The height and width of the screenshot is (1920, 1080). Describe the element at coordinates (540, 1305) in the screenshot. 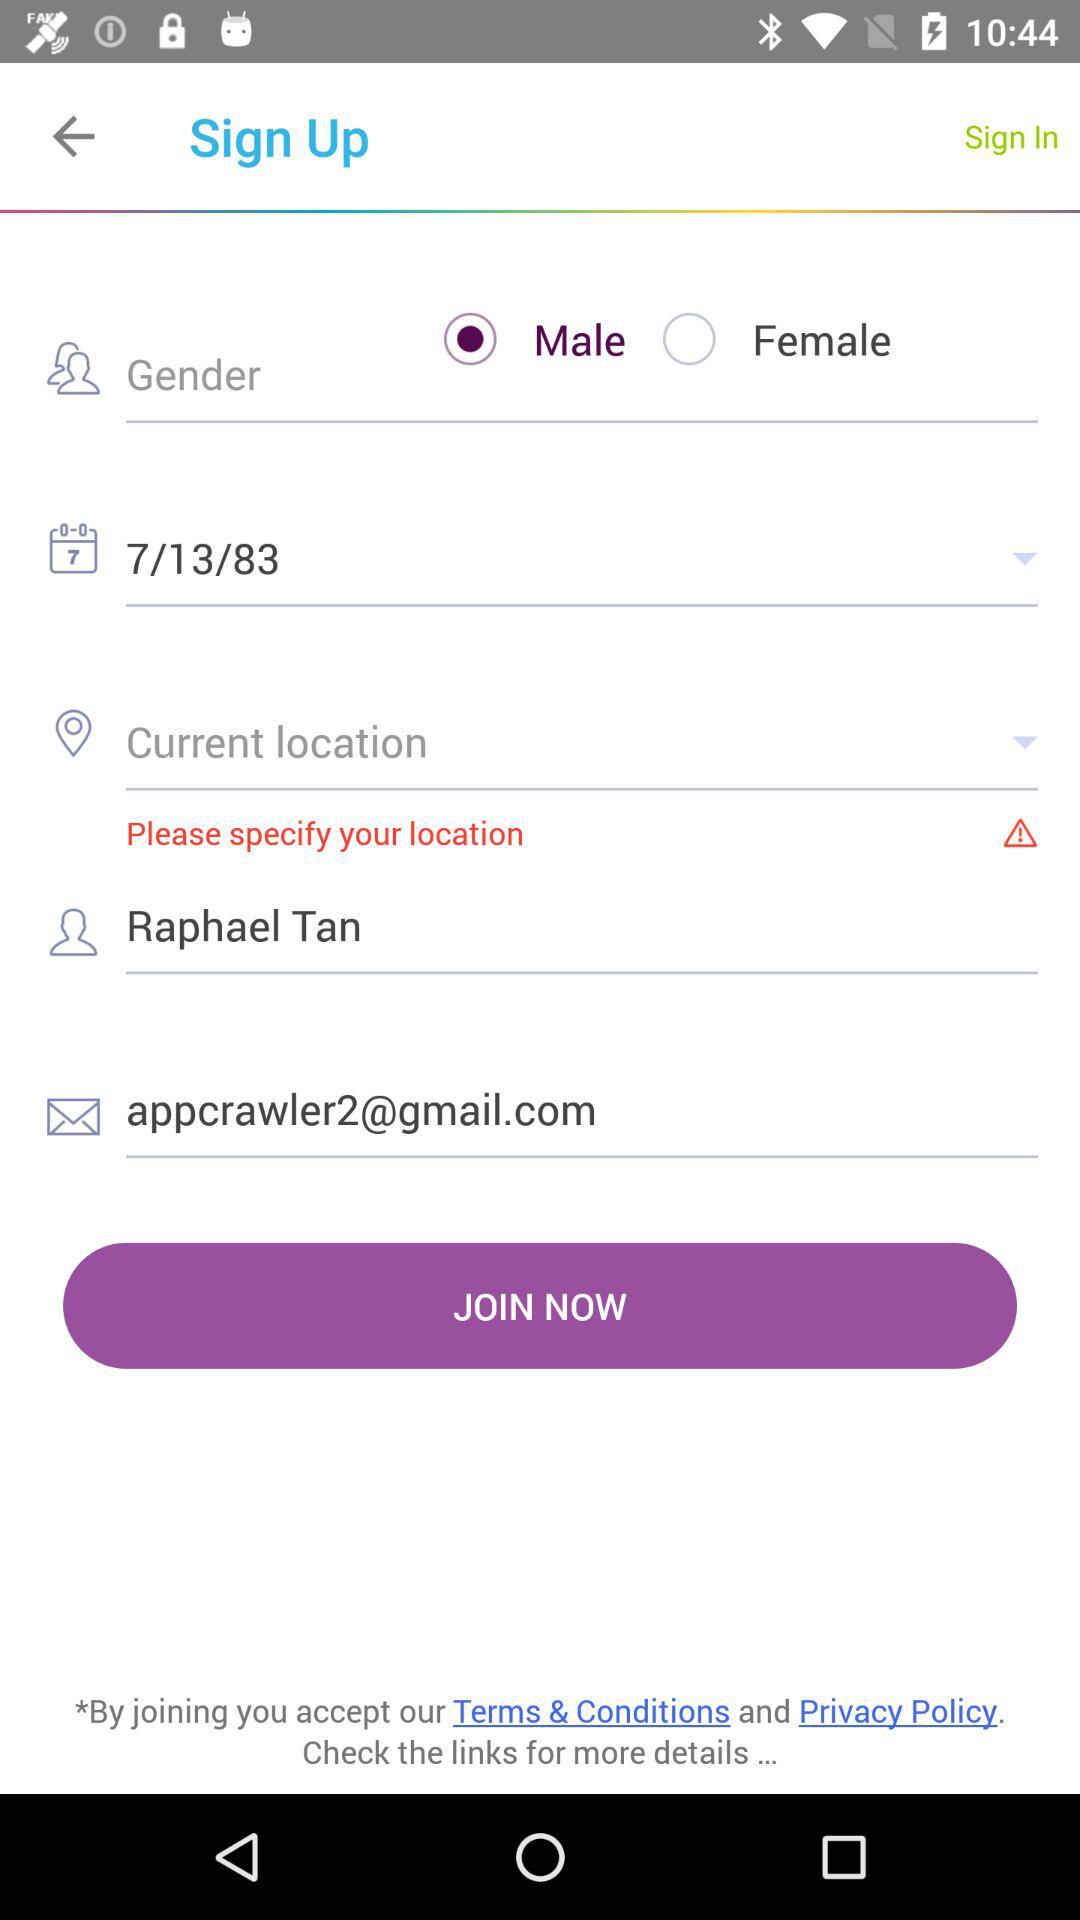

I see `the join now item` at that location.